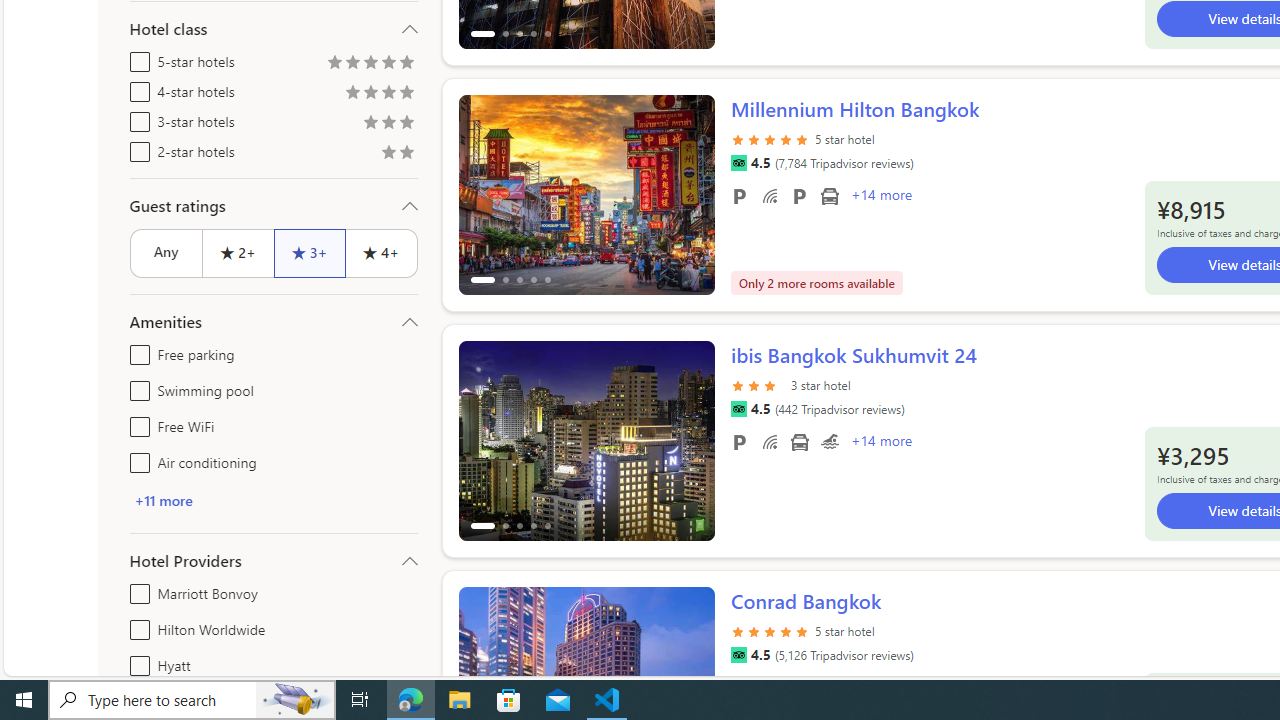 This screenshot has height=720, width=1280. Describe the element at coordinates (308, 252) in the screenshot. I see `'3+'` at that location.